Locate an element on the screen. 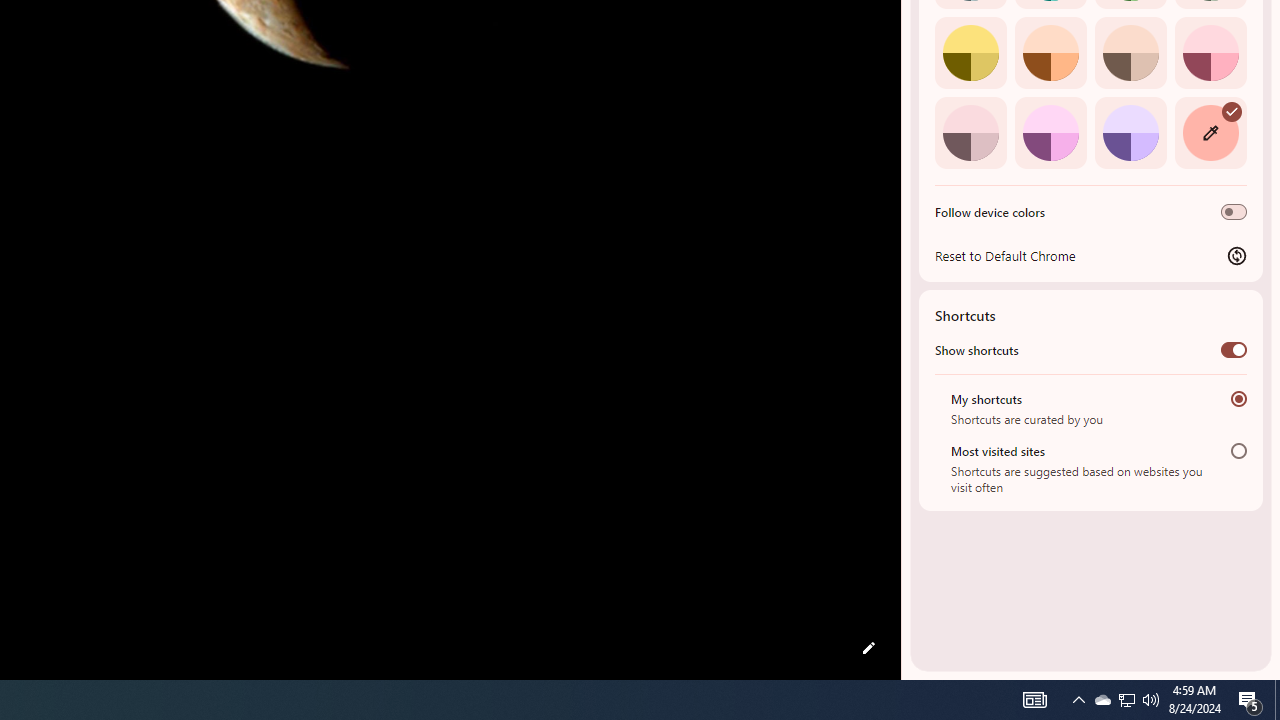 This screenshot has width=1280, height=720. 'Violet' is located at coordinates (1130, 132).